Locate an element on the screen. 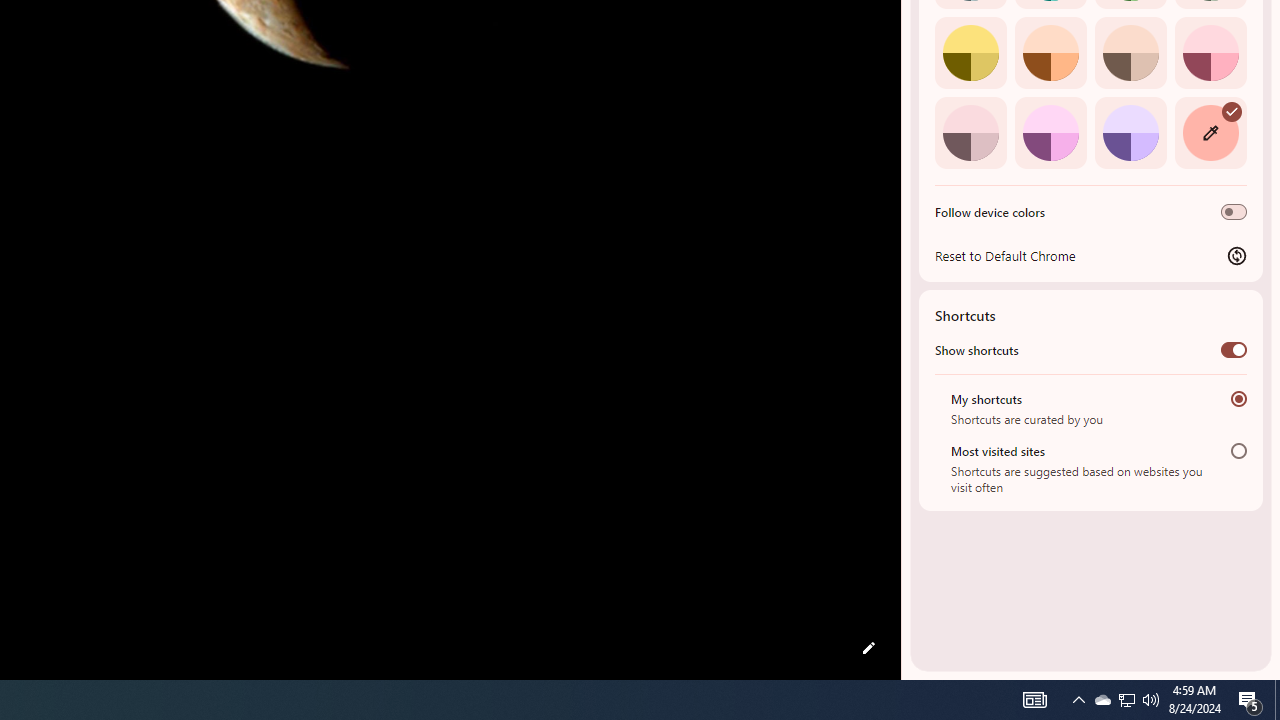 This screenshot has width=1280, height=720. 'Violet' is located at coordinates (1130, 132).